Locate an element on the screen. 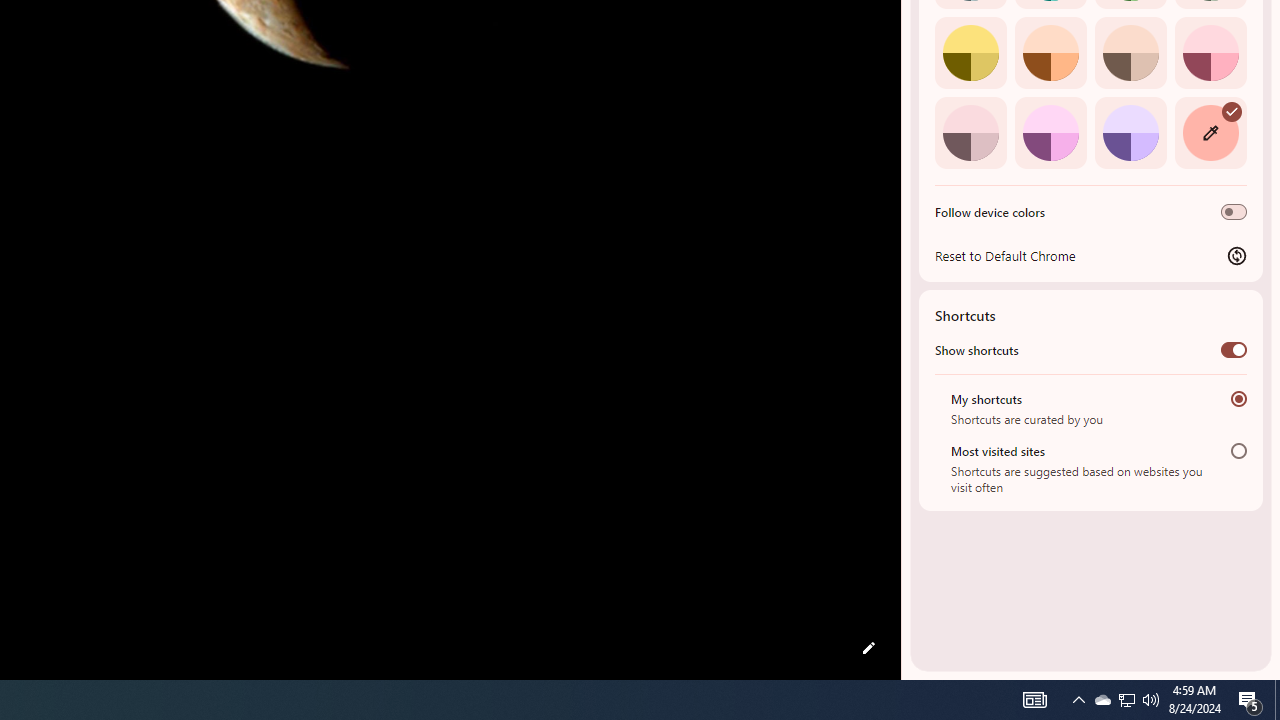 This screenshot has width=1280, height=720. 'Violet' is located at coordinates (1130, 132).